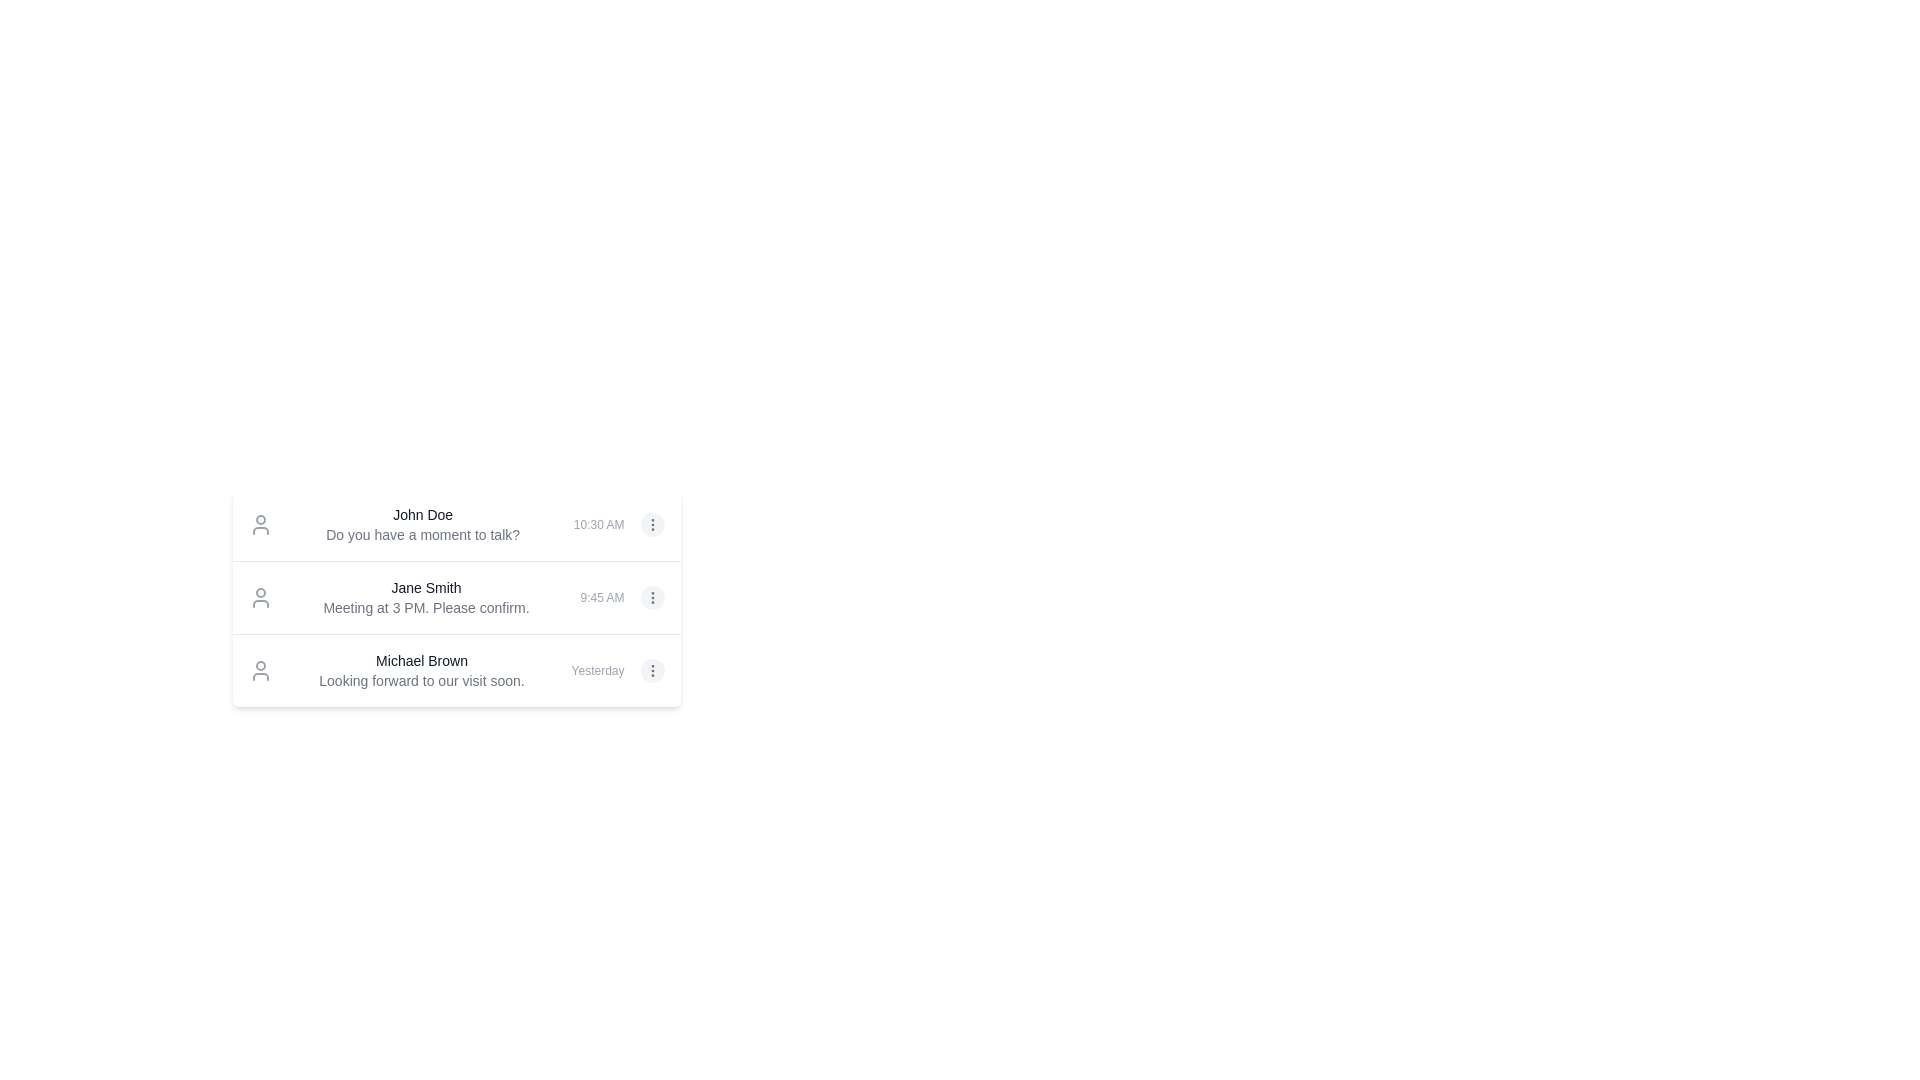 The height and width of the screenshot is (1080, 1920). Describe the element at coordinates (652, 523) in the screenshot. I see `the Overflow Menu Icon associated with 'Jane Smith's message entry` at that location.